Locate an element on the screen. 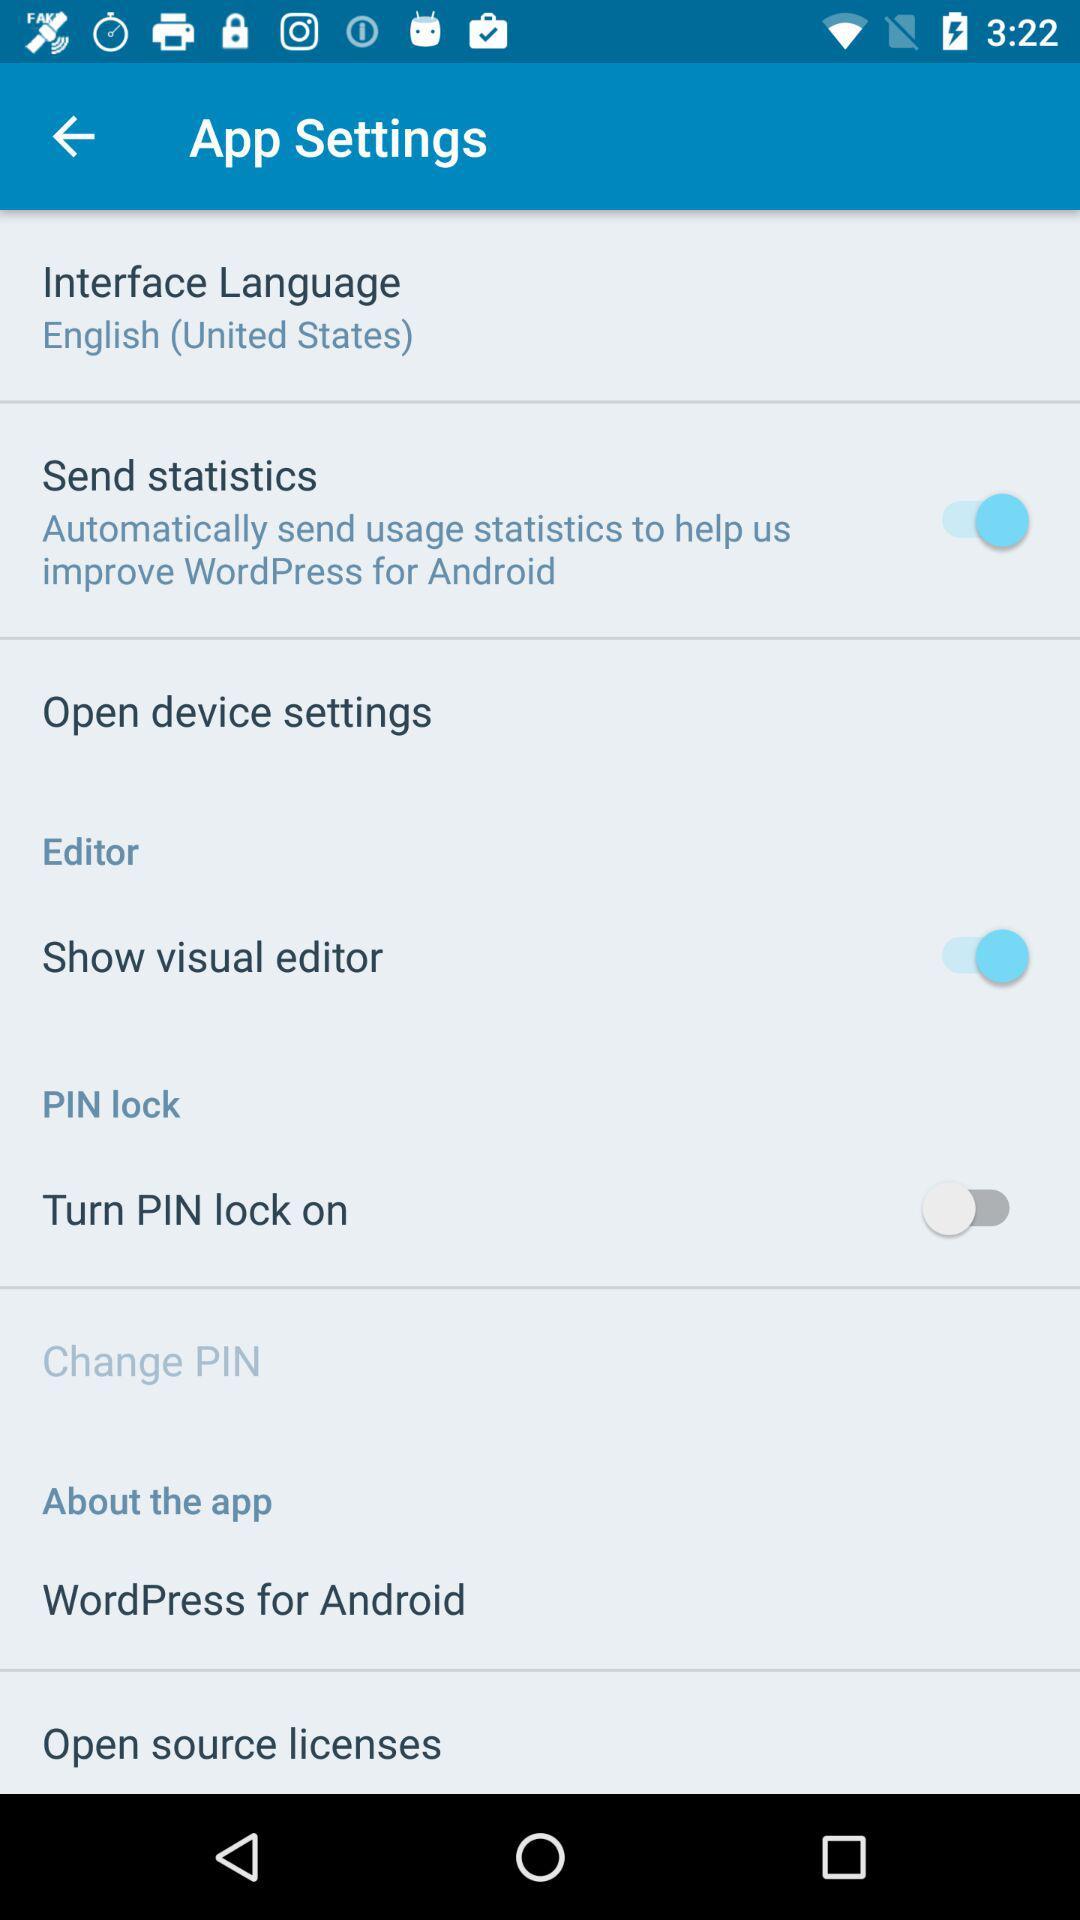 Image resolution: width=1080 pixels, height=1920 pixels. change your app settings is located at coordinates (540, 1002).